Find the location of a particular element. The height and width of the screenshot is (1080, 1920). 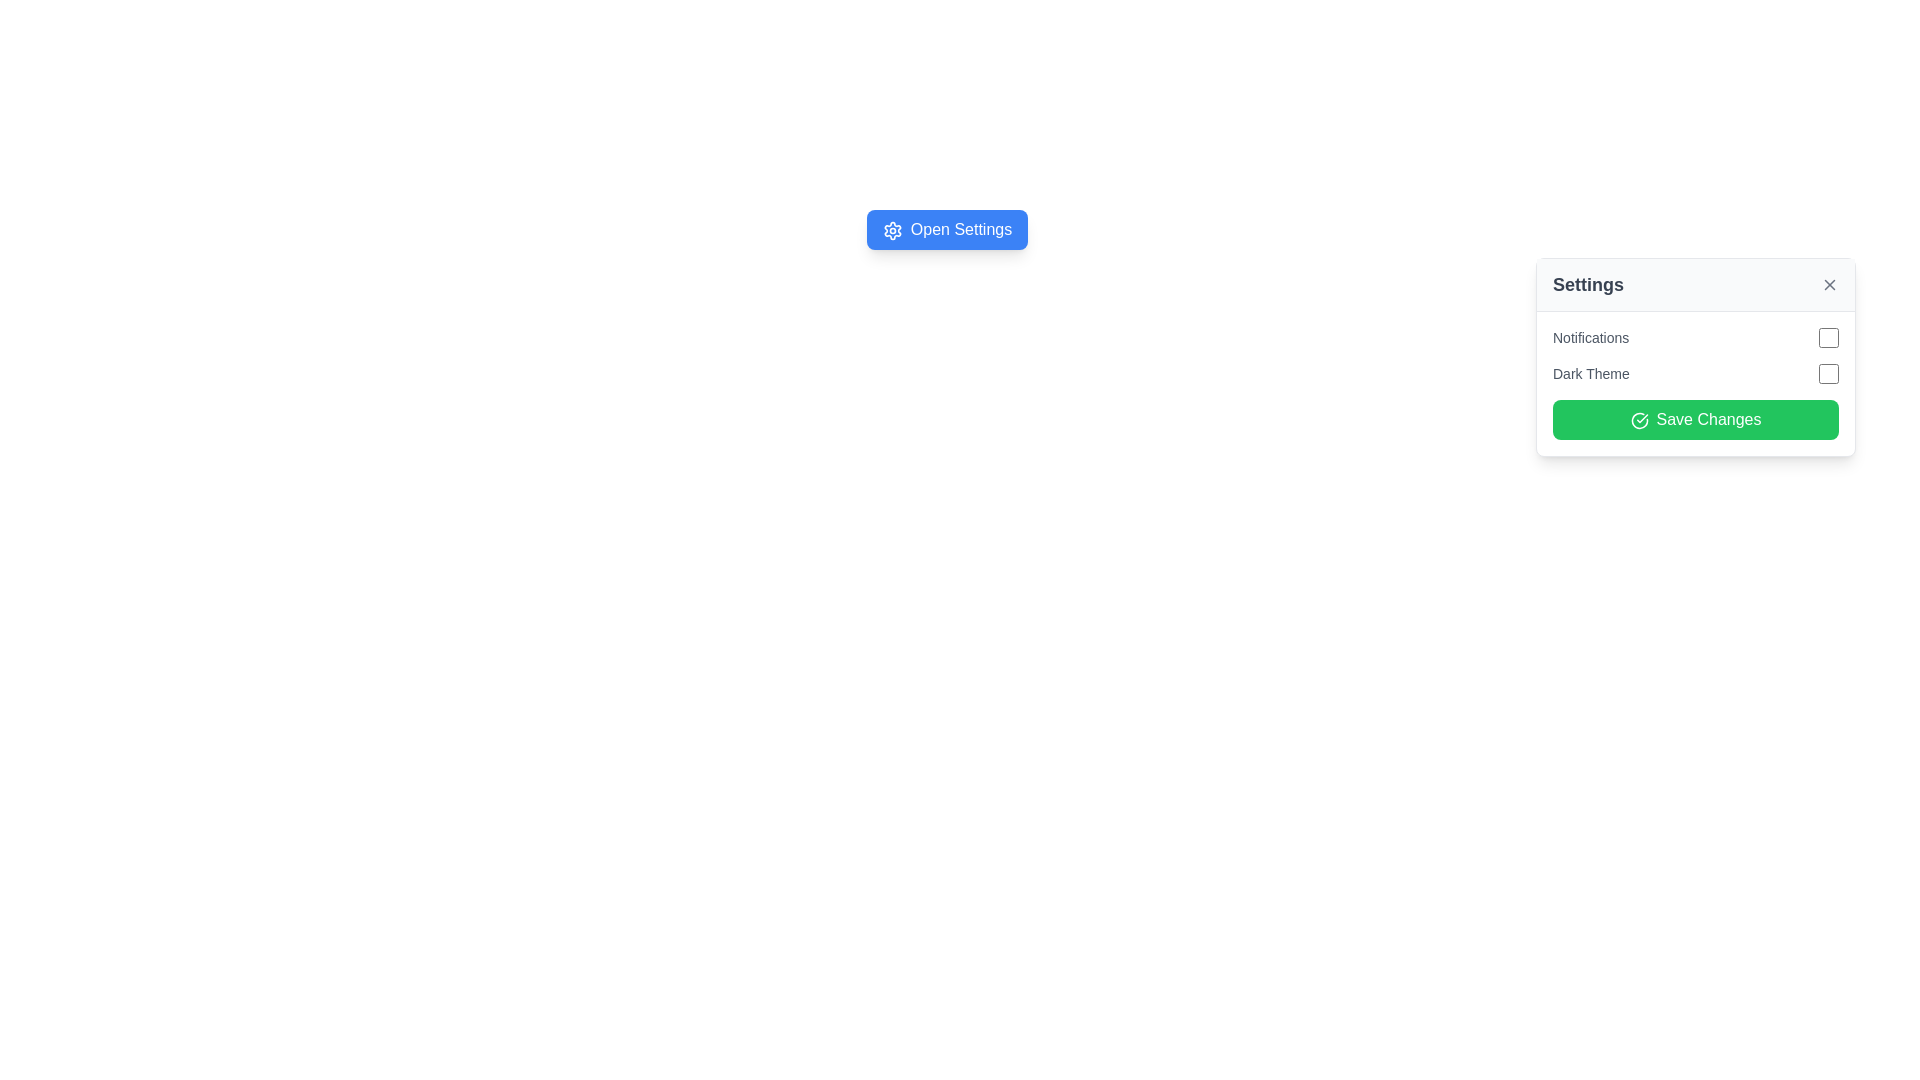

the distinct large green 'Save Changes' button with rounded corners located at the bottom center of the settings panel to observe the hover effect is located at coordinates (1694, 419).